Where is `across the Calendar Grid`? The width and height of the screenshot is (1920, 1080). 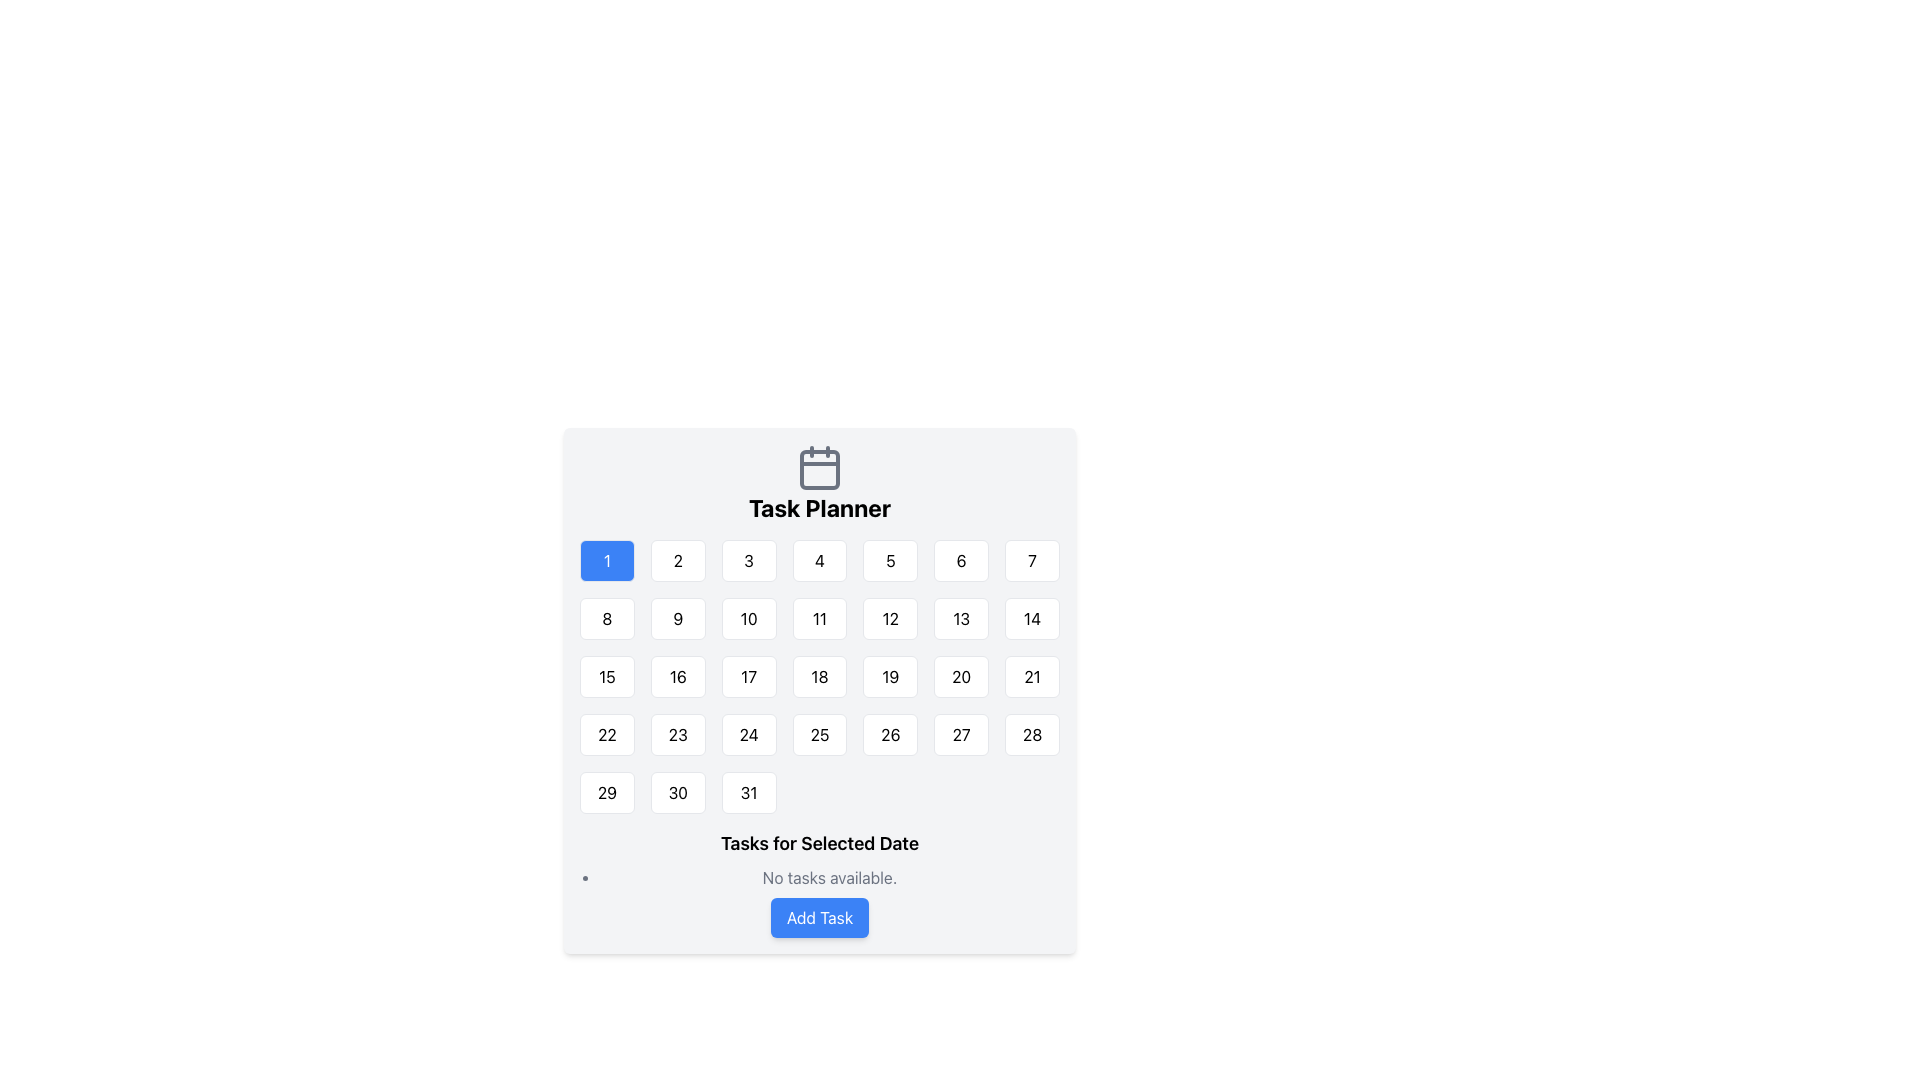
across the Calendar Grid is located at coordinates (820, 676).